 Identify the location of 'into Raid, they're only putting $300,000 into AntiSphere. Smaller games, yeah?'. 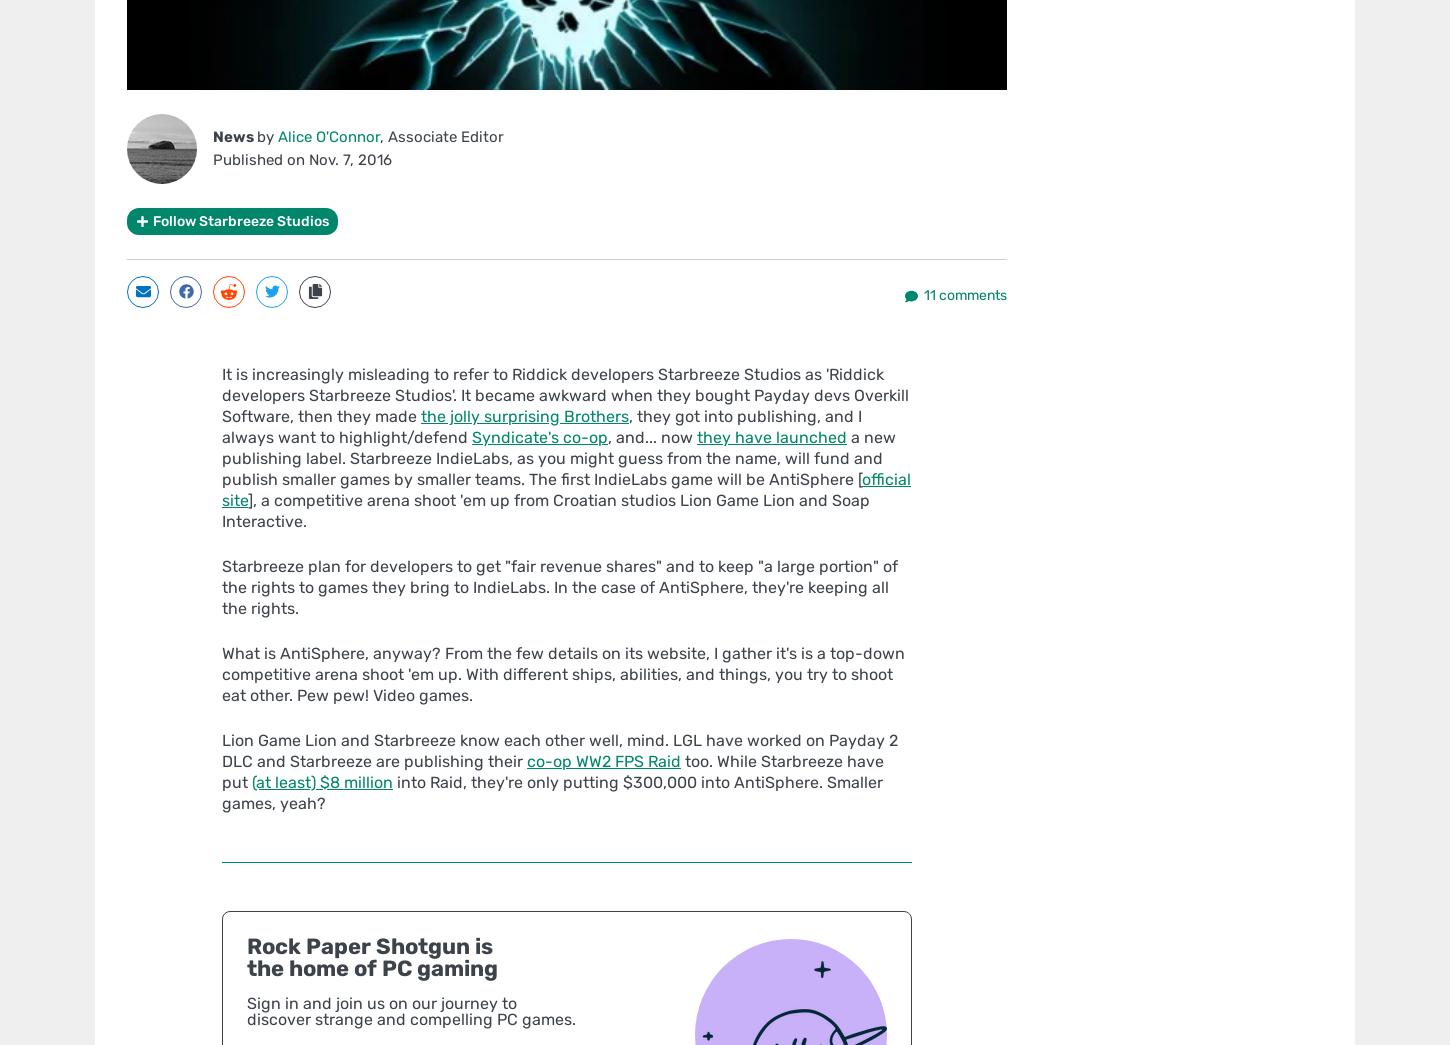
(220, 792).